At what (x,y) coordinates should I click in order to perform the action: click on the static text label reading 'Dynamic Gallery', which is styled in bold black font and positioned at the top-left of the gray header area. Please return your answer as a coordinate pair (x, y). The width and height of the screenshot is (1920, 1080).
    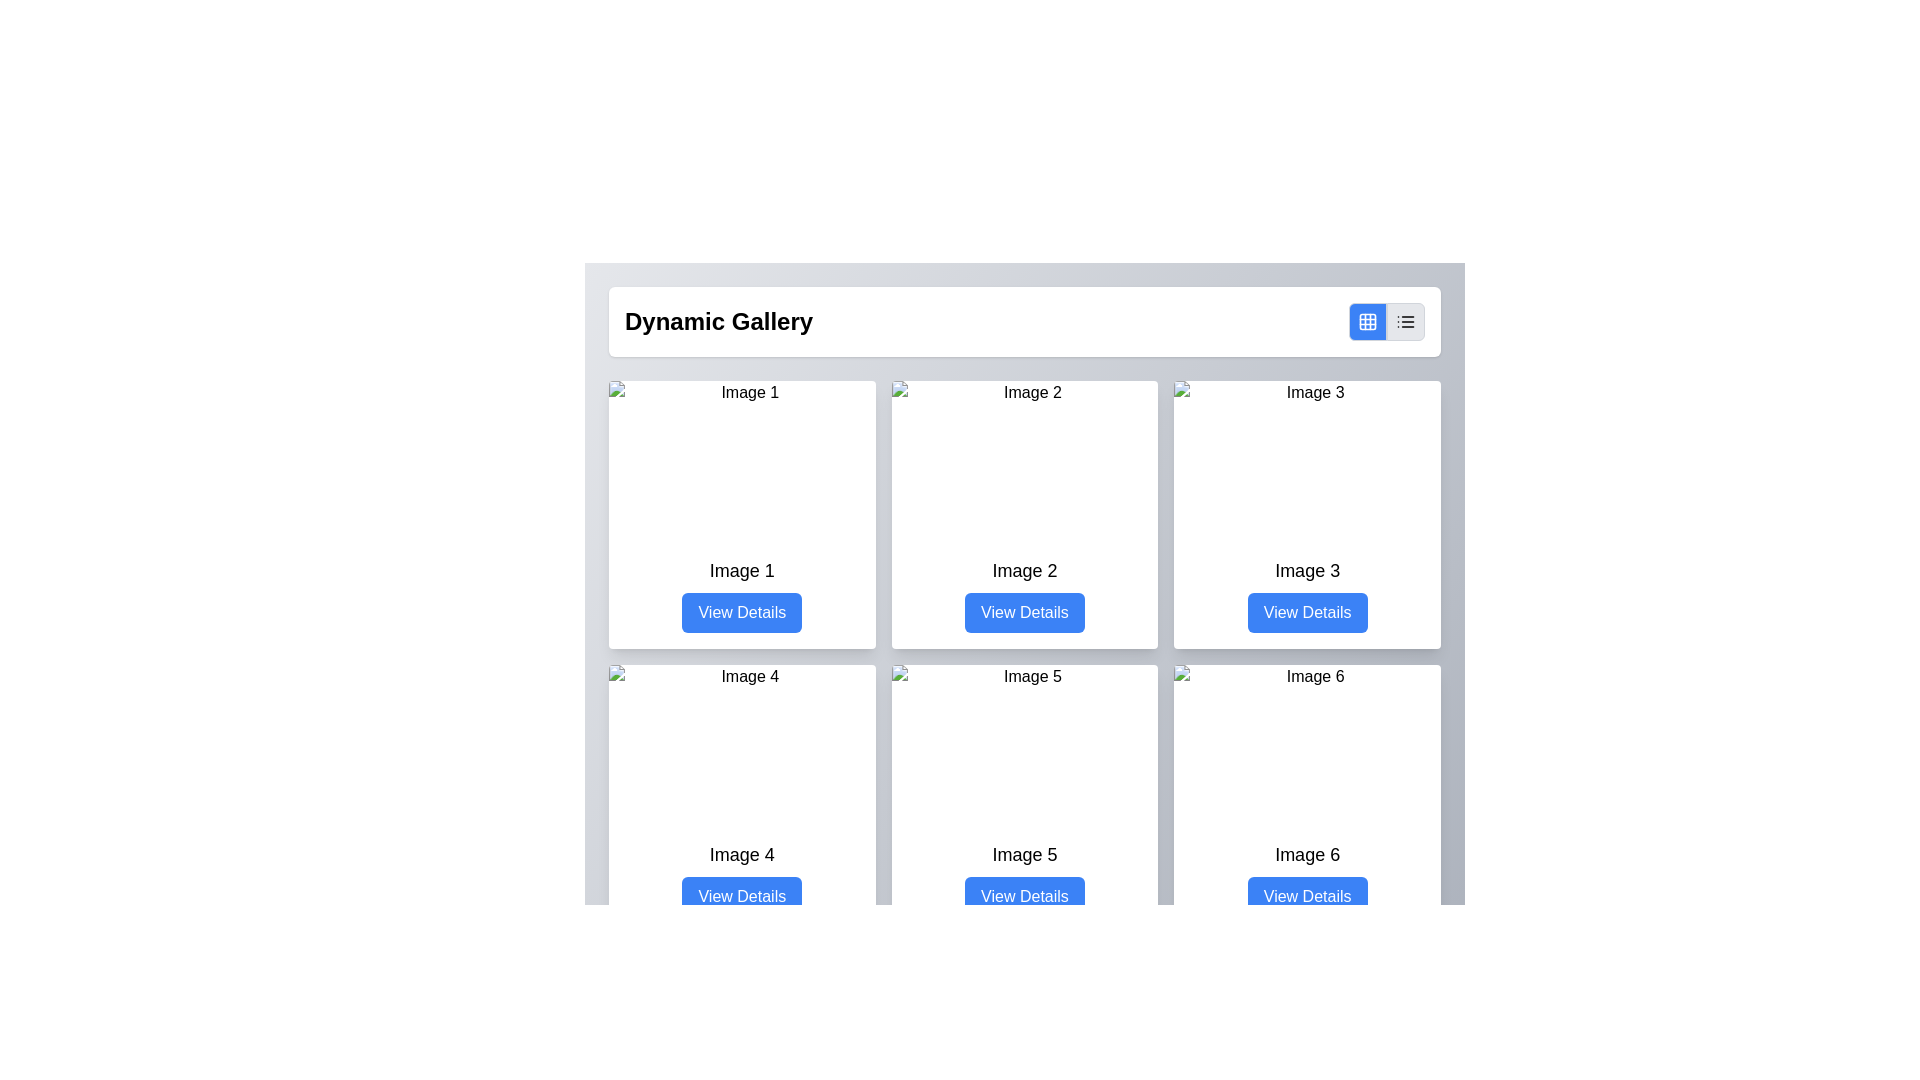
    Looking at the image, I should click on (719, 320).